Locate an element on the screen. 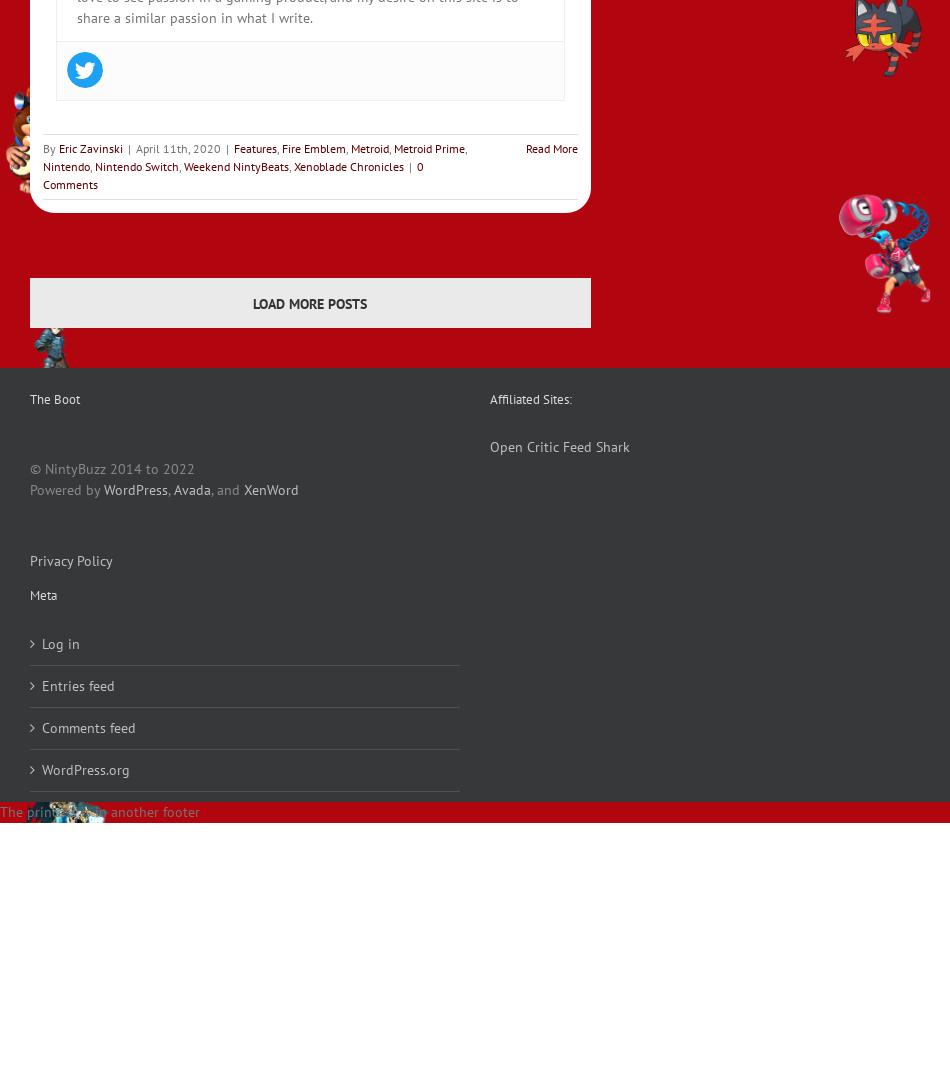  'Load More Posts' is located at coordinates (308, 301).